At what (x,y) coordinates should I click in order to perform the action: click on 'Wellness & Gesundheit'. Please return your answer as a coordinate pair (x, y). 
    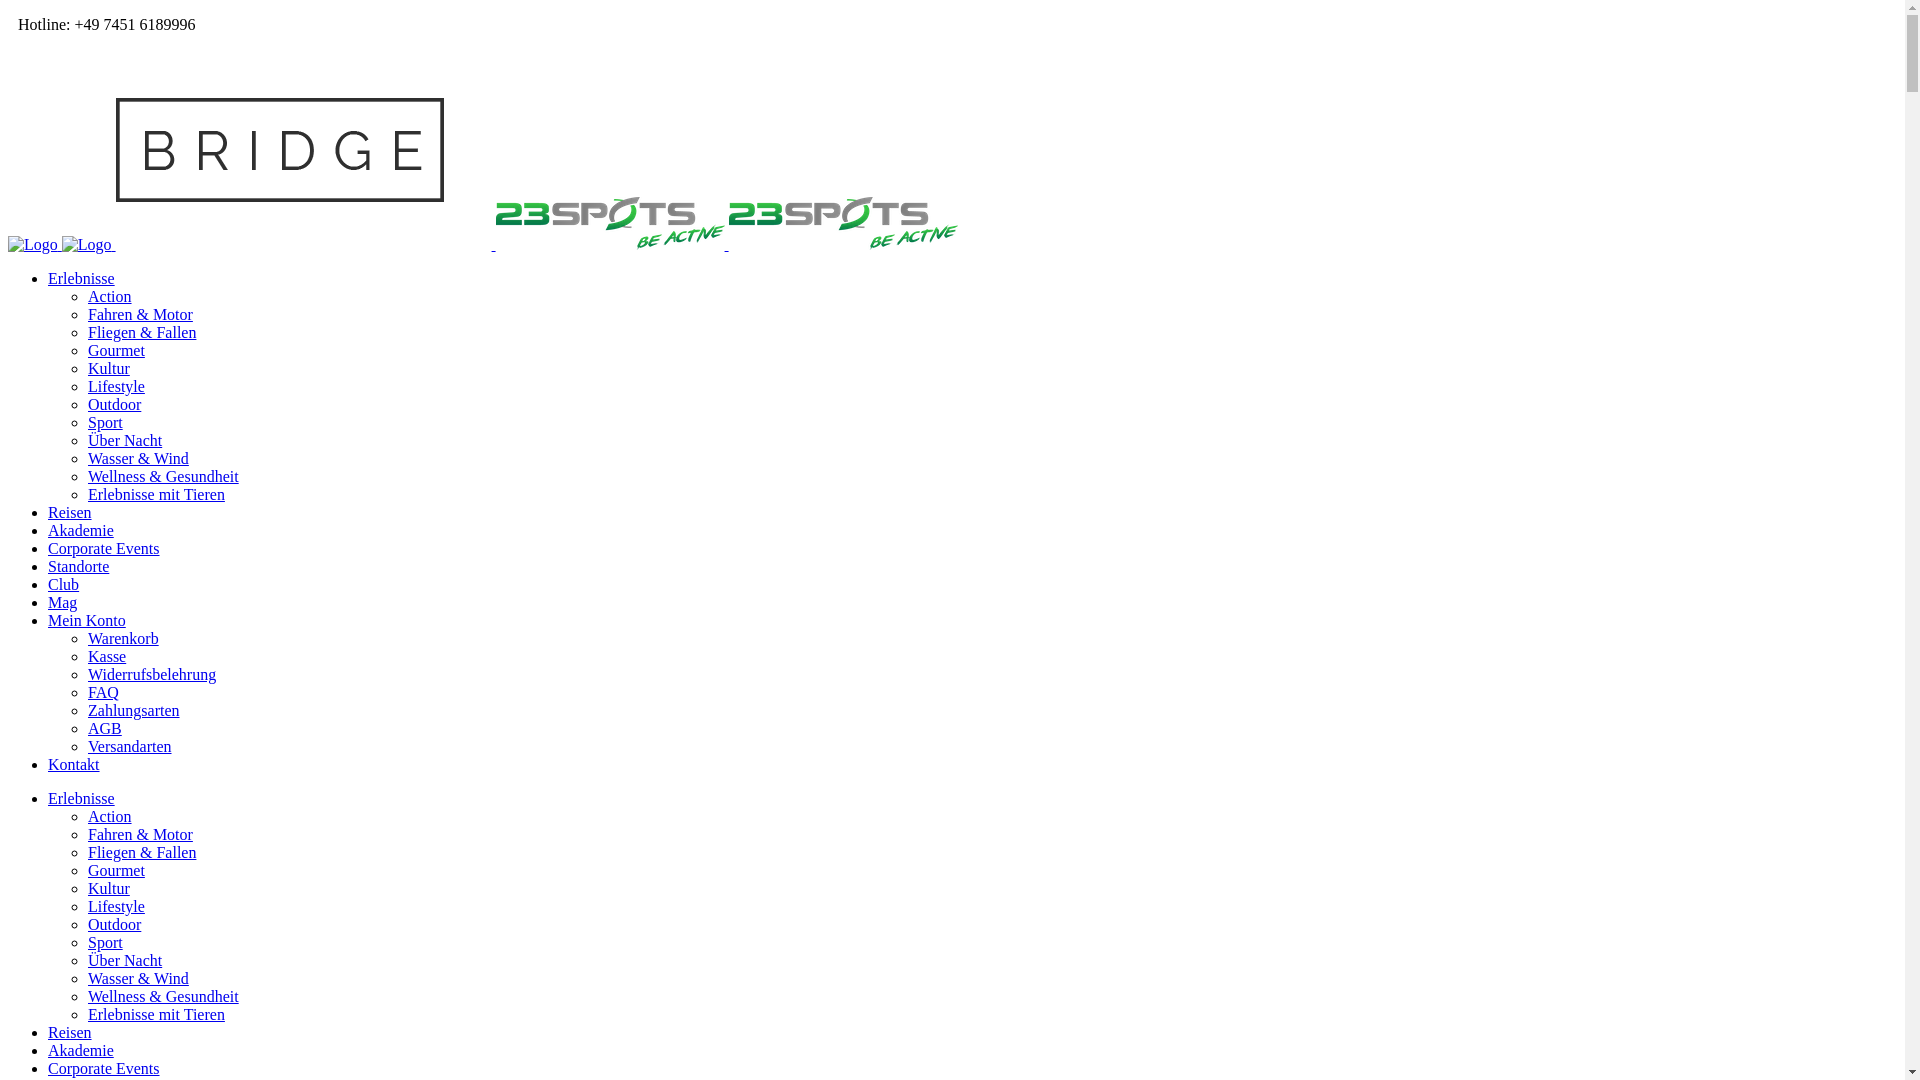
    Looking at the image, I should click on (163, 996).